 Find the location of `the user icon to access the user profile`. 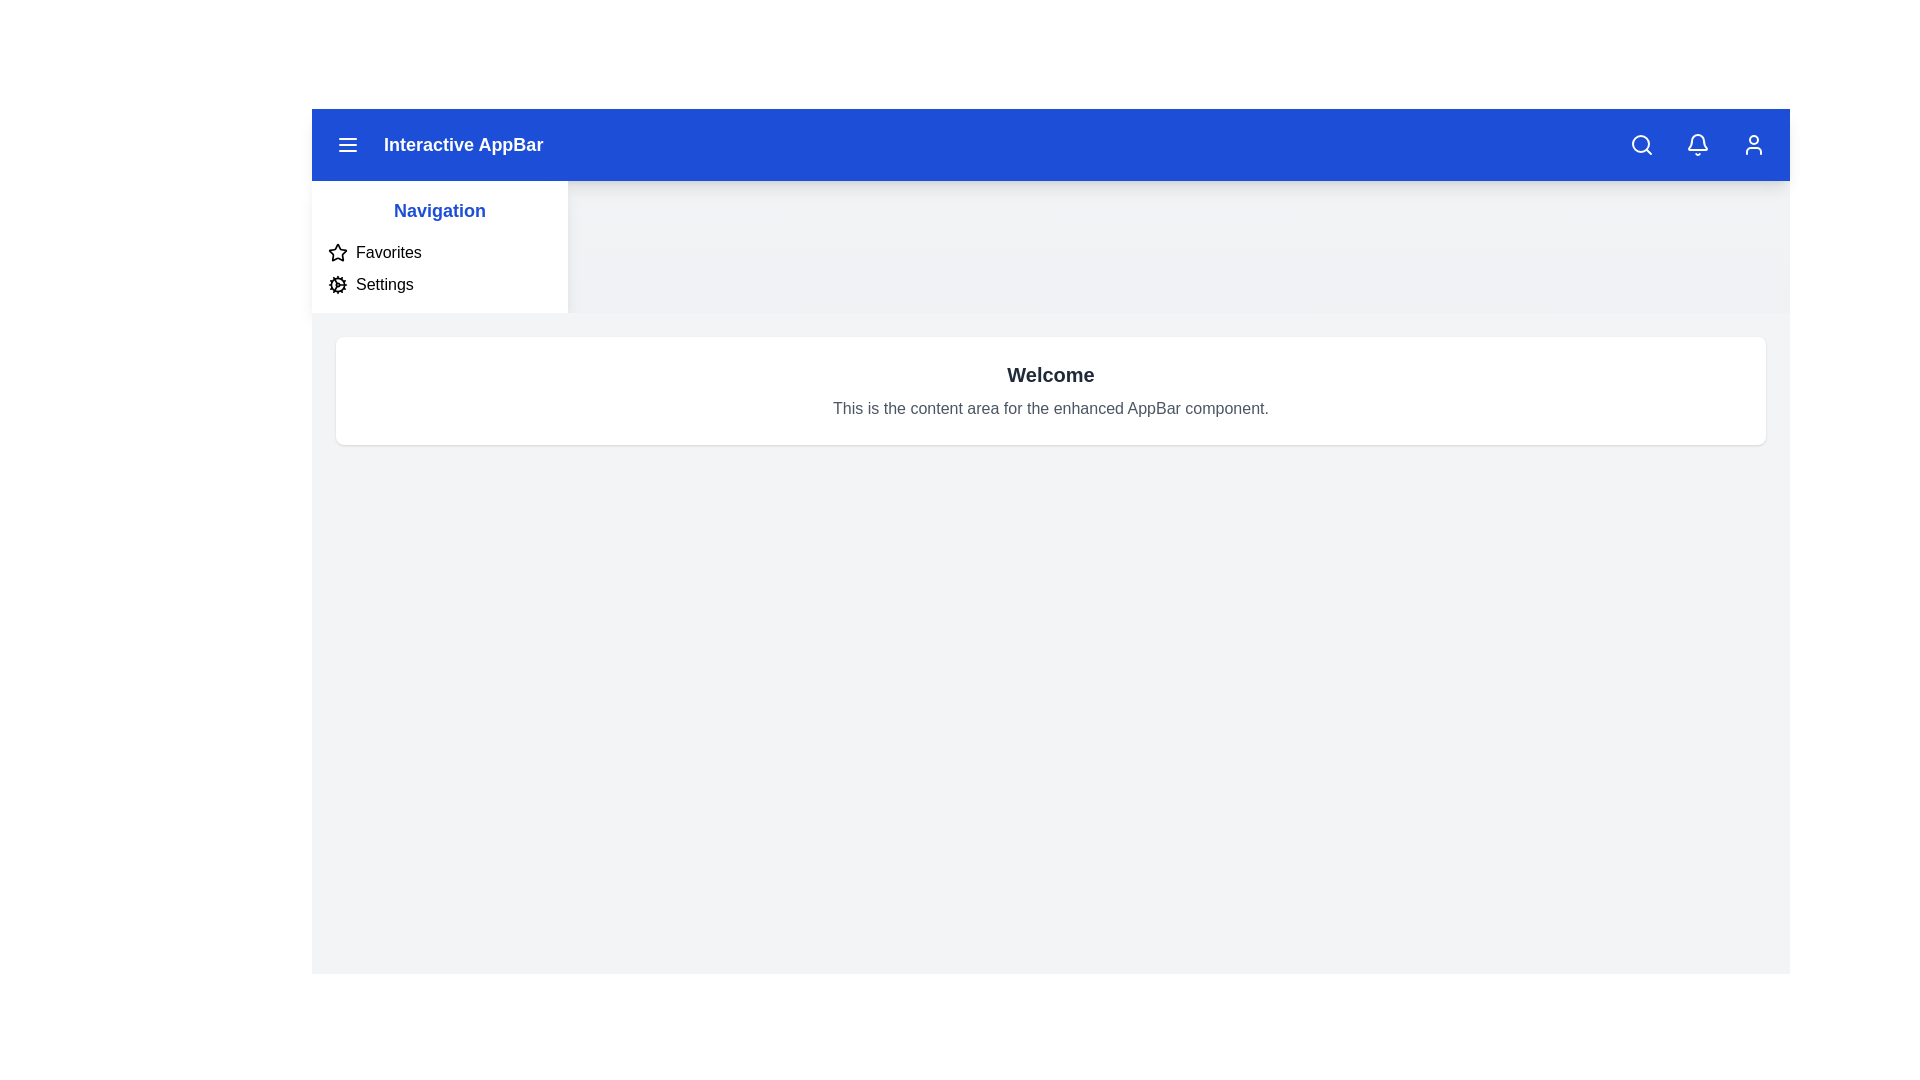

the user icon to access the user profile is located at coordinates (1752, 144).